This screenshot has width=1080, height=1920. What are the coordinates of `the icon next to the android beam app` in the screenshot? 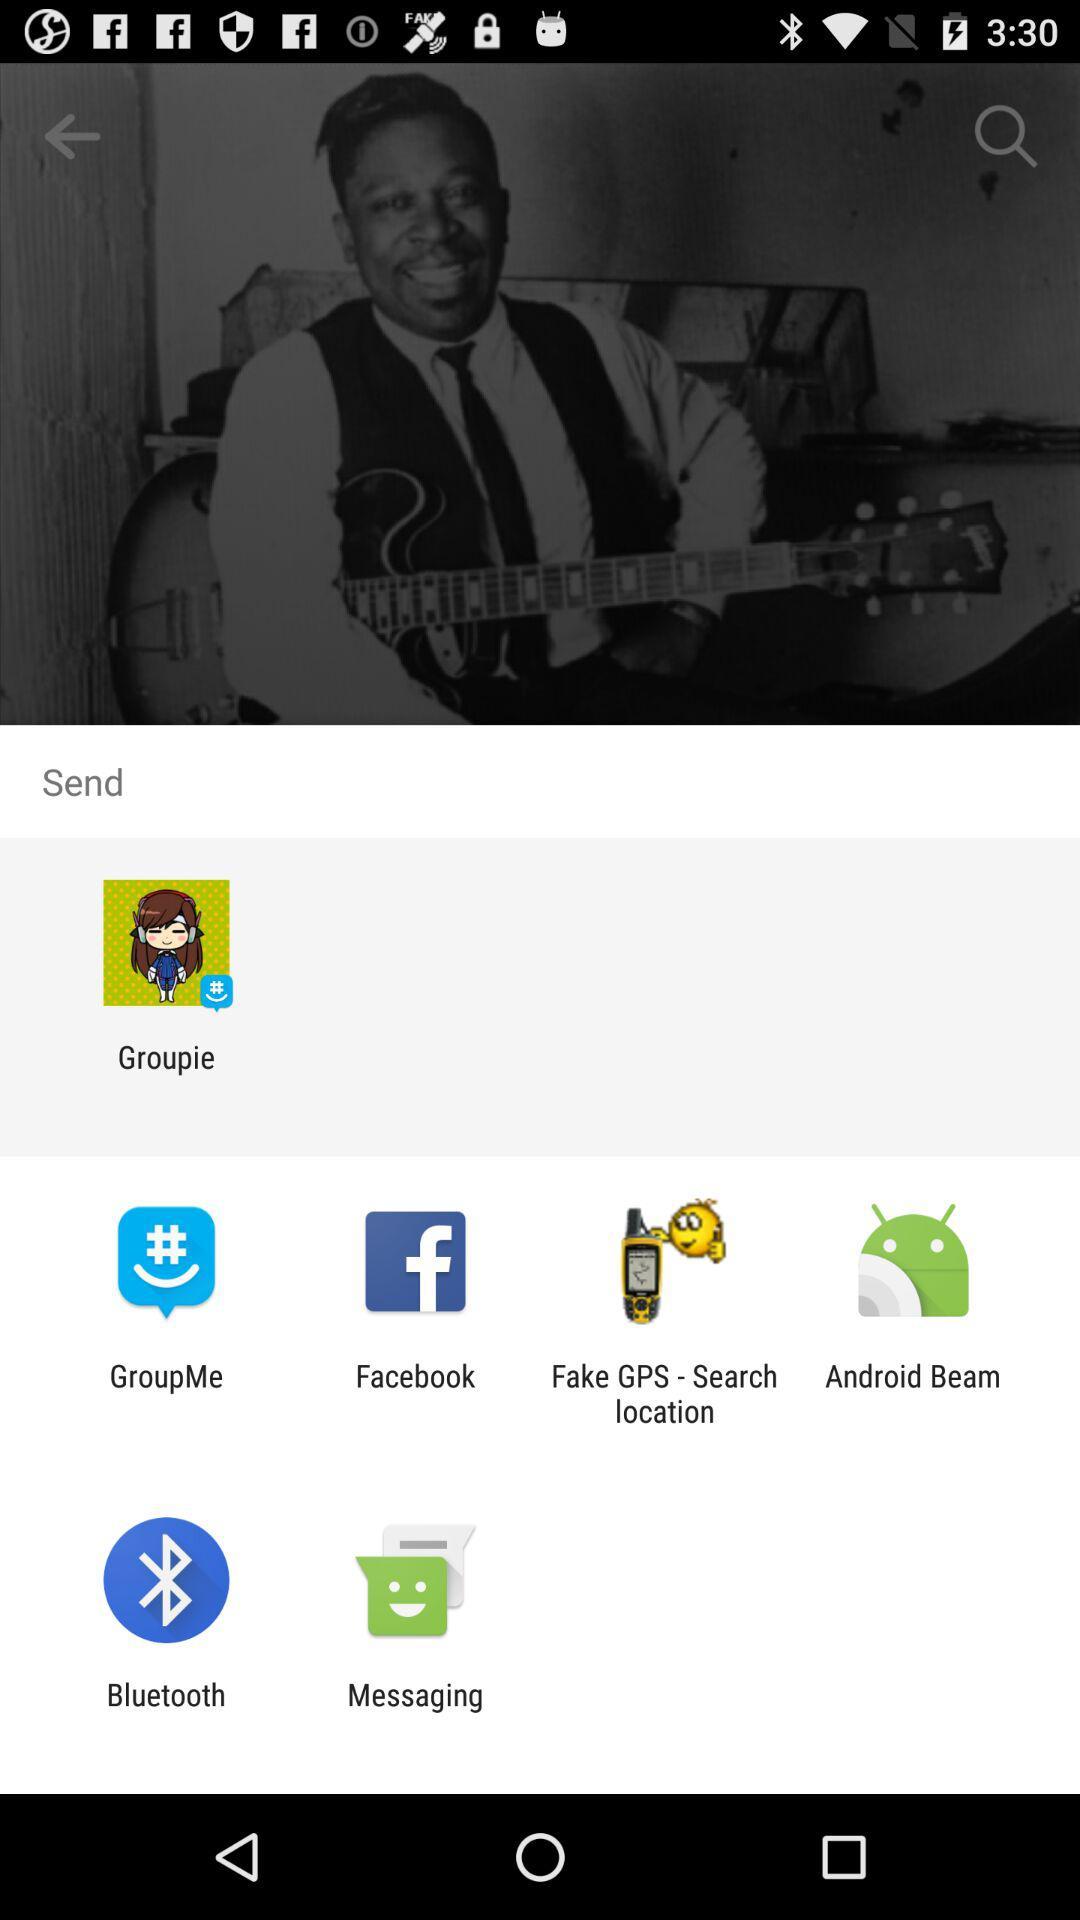 It's located at (664, 1392).